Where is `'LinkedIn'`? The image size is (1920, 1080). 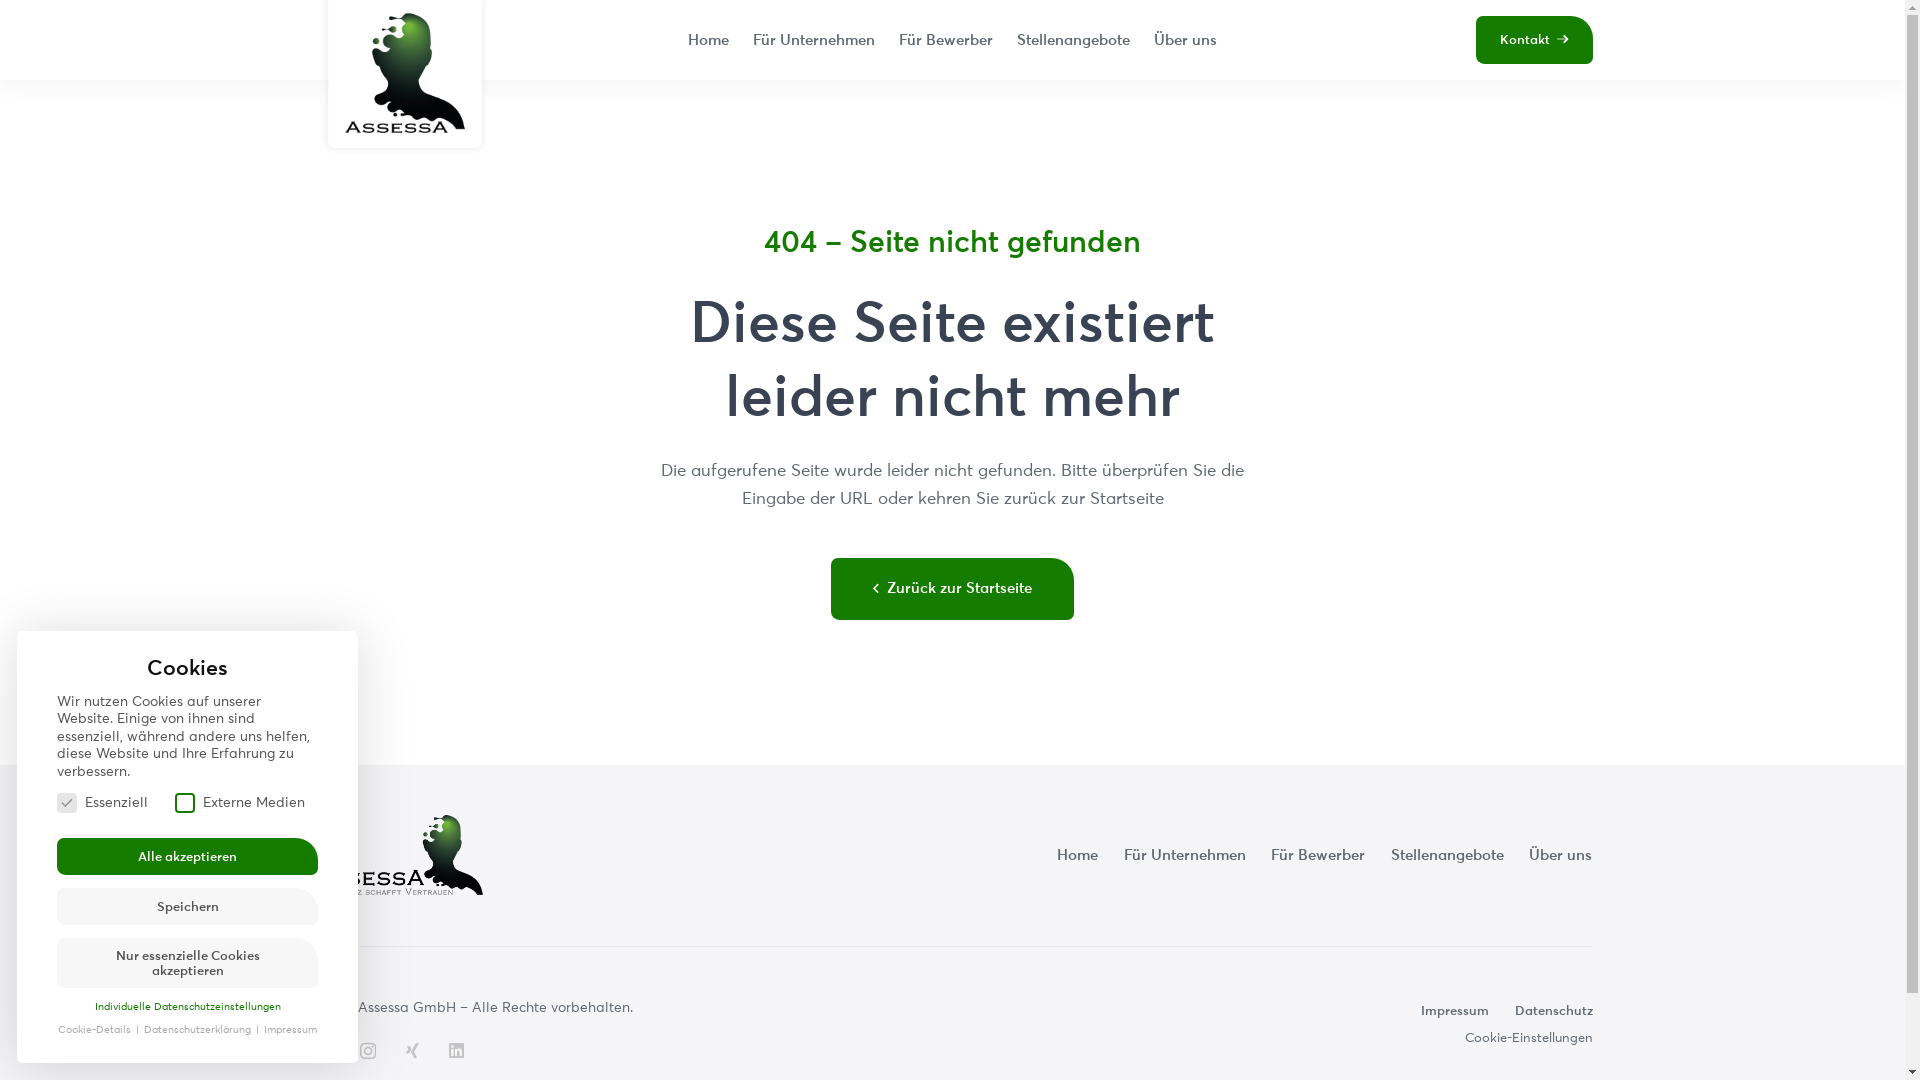 'LinkedIn' is located at coordinates (454, 1049).